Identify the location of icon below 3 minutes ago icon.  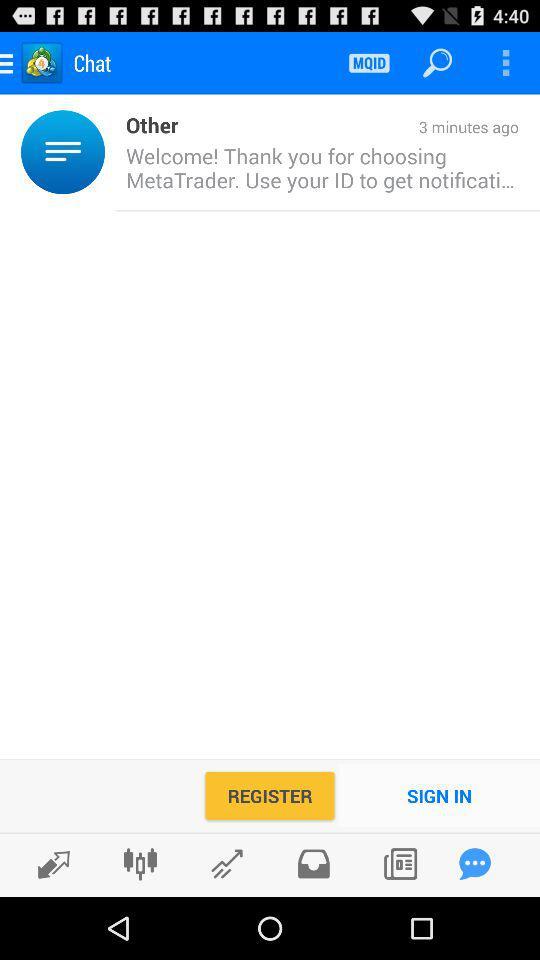
(317, 166).